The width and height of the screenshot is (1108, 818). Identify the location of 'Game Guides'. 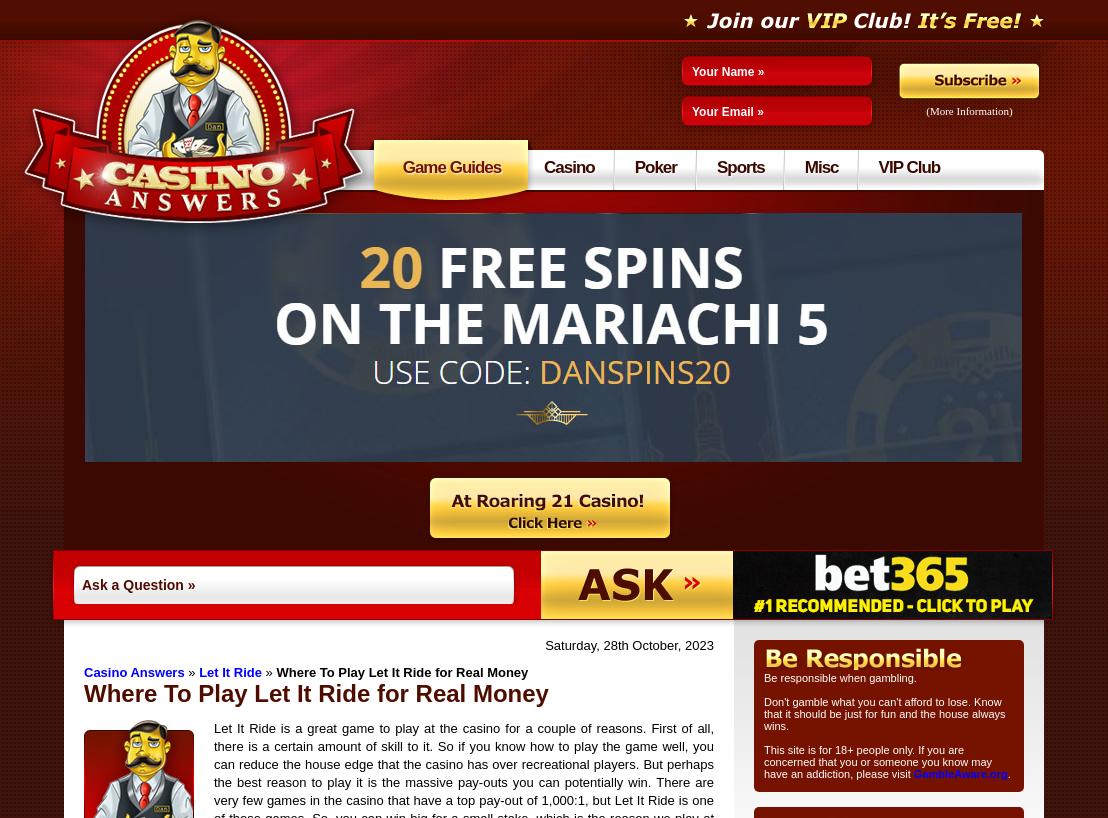
(450, 166).